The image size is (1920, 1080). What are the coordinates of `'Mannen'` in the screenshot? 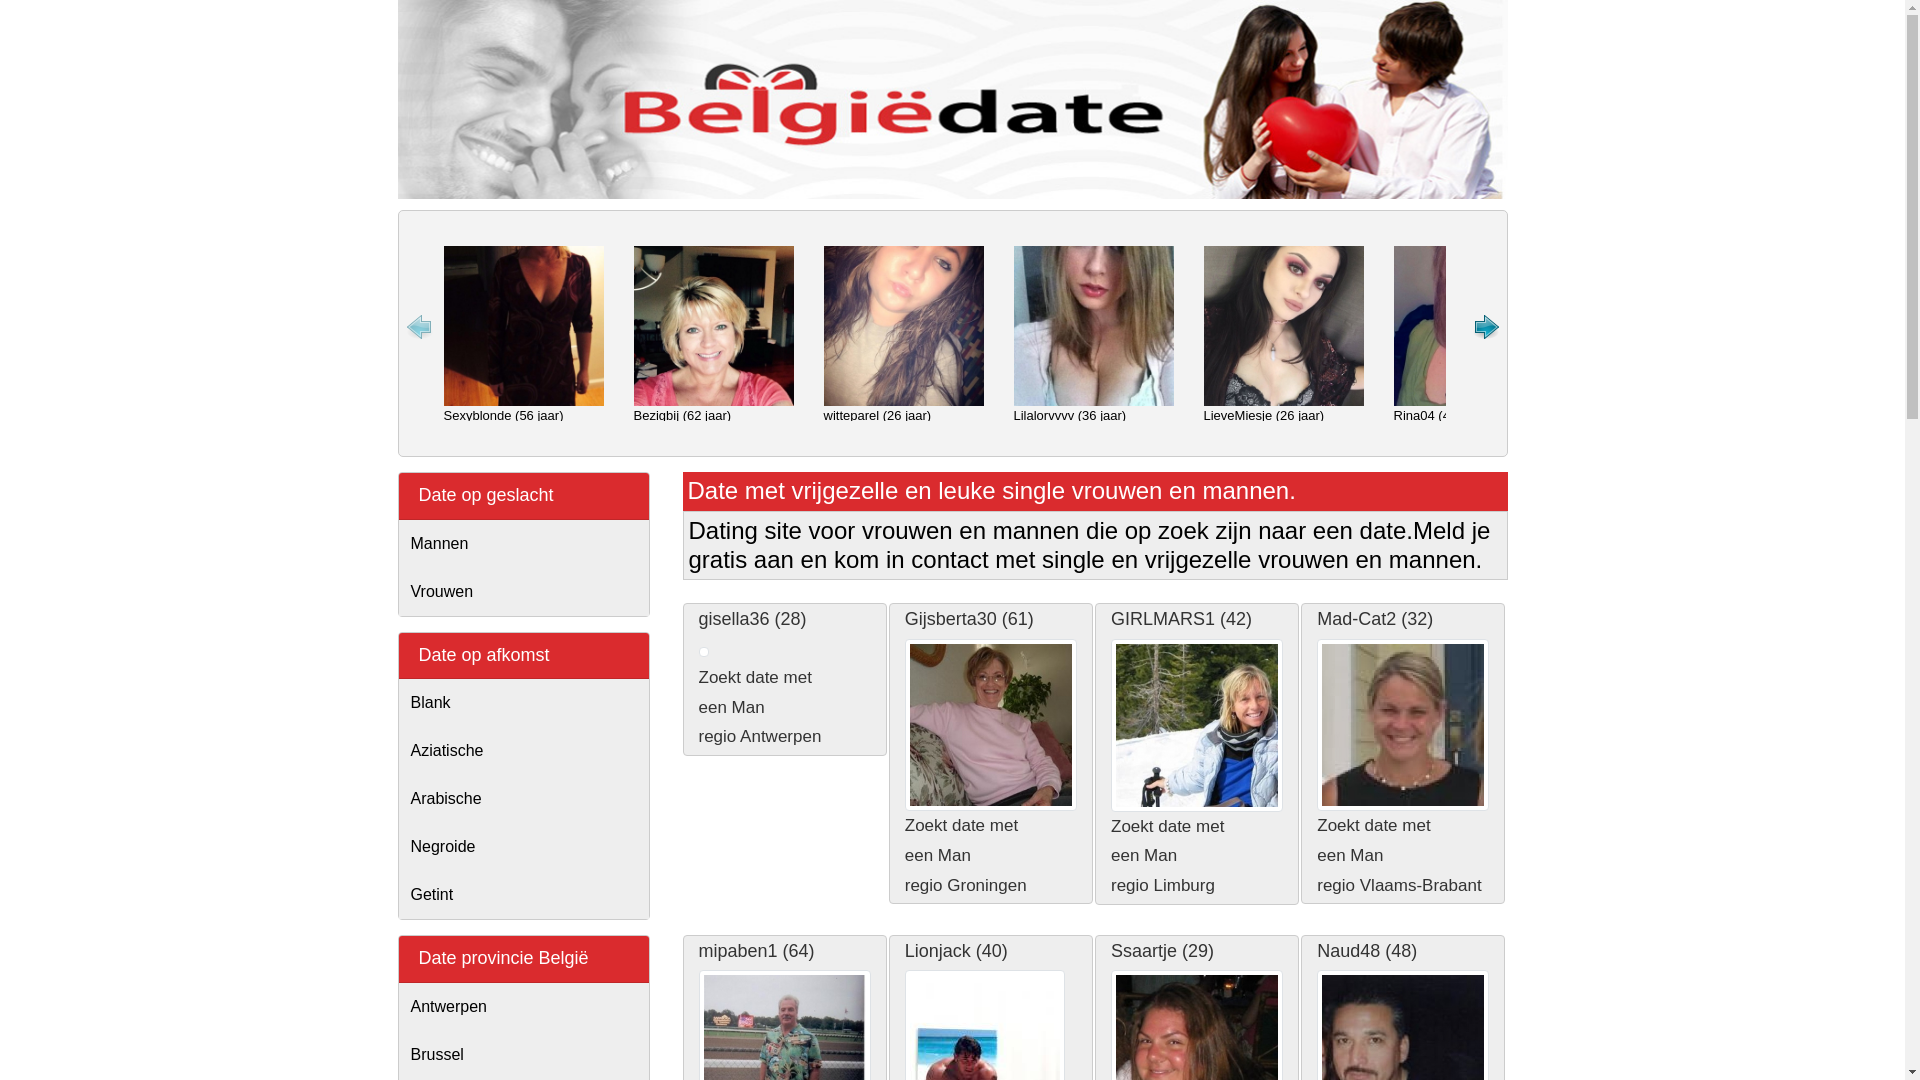 It's located at (523, 543).